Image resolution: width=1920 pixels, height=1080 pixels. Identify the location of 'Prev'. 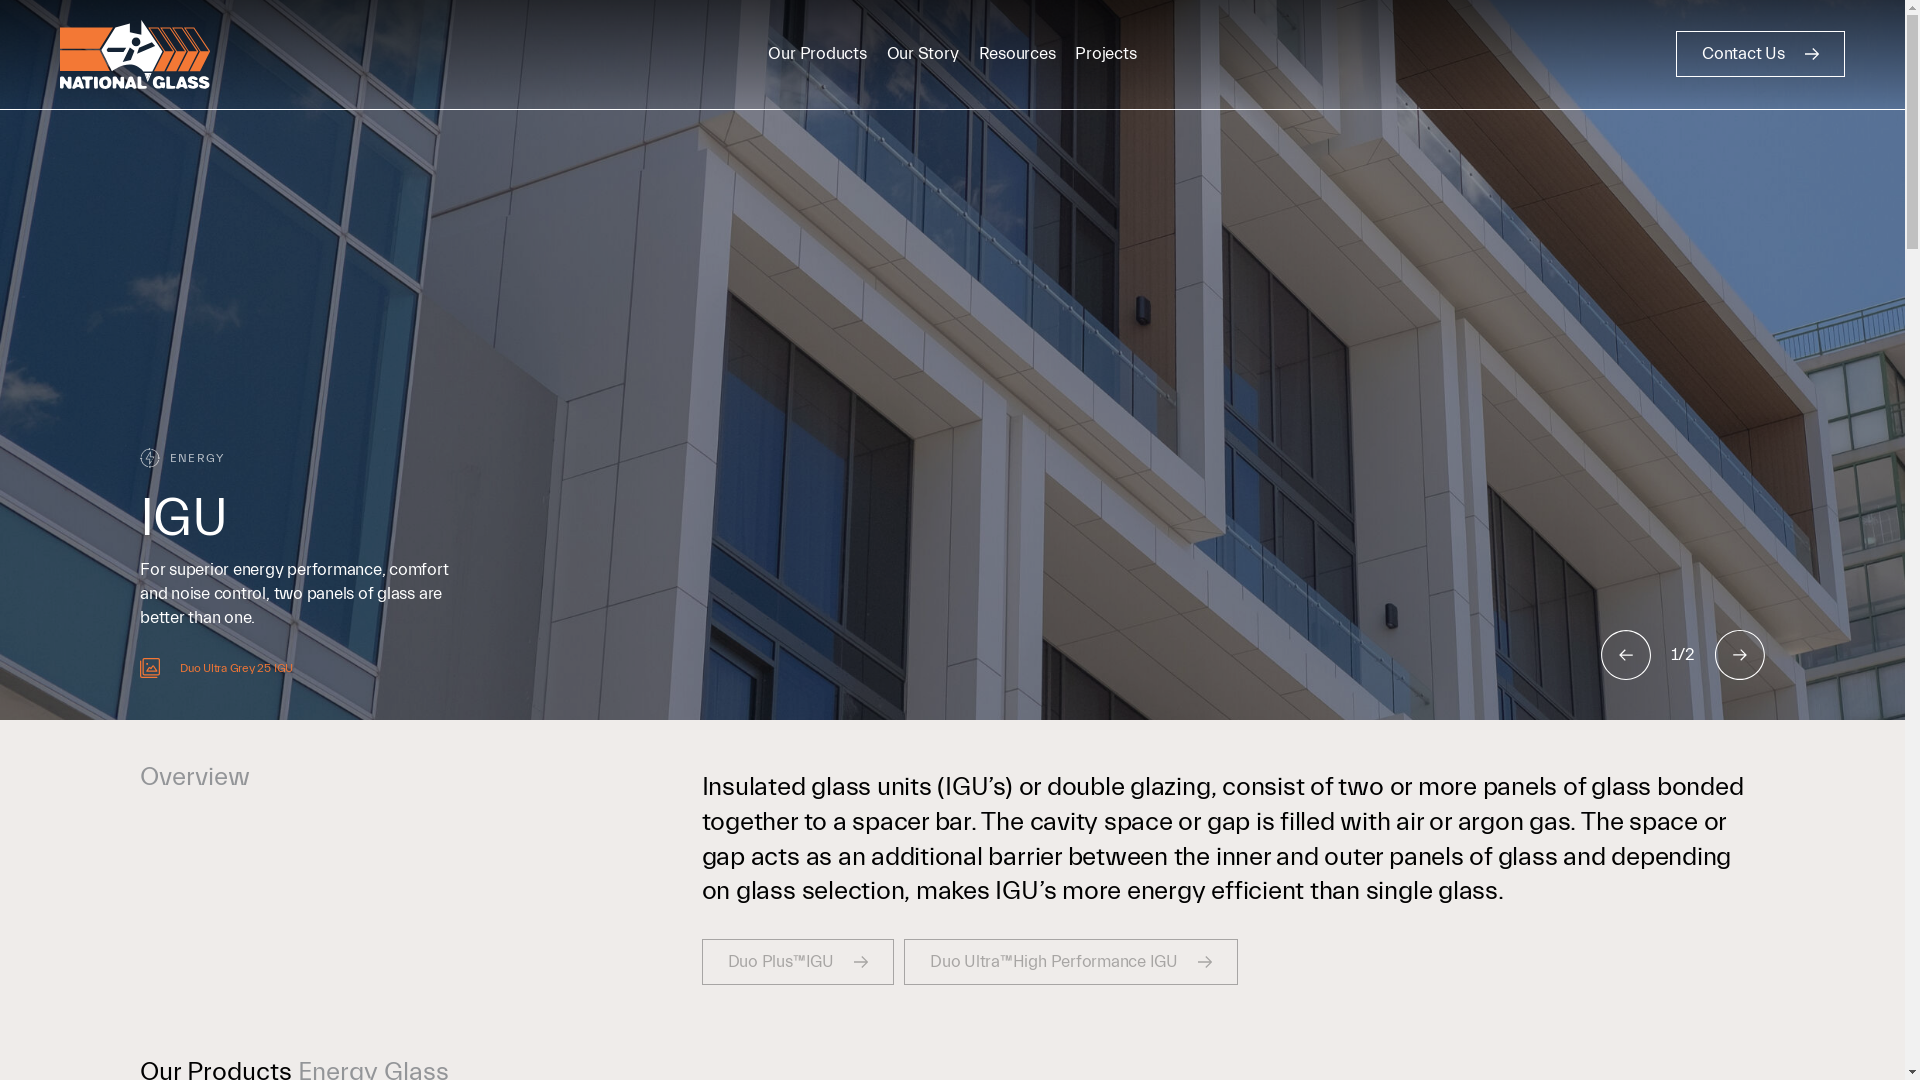
(1626, 655).